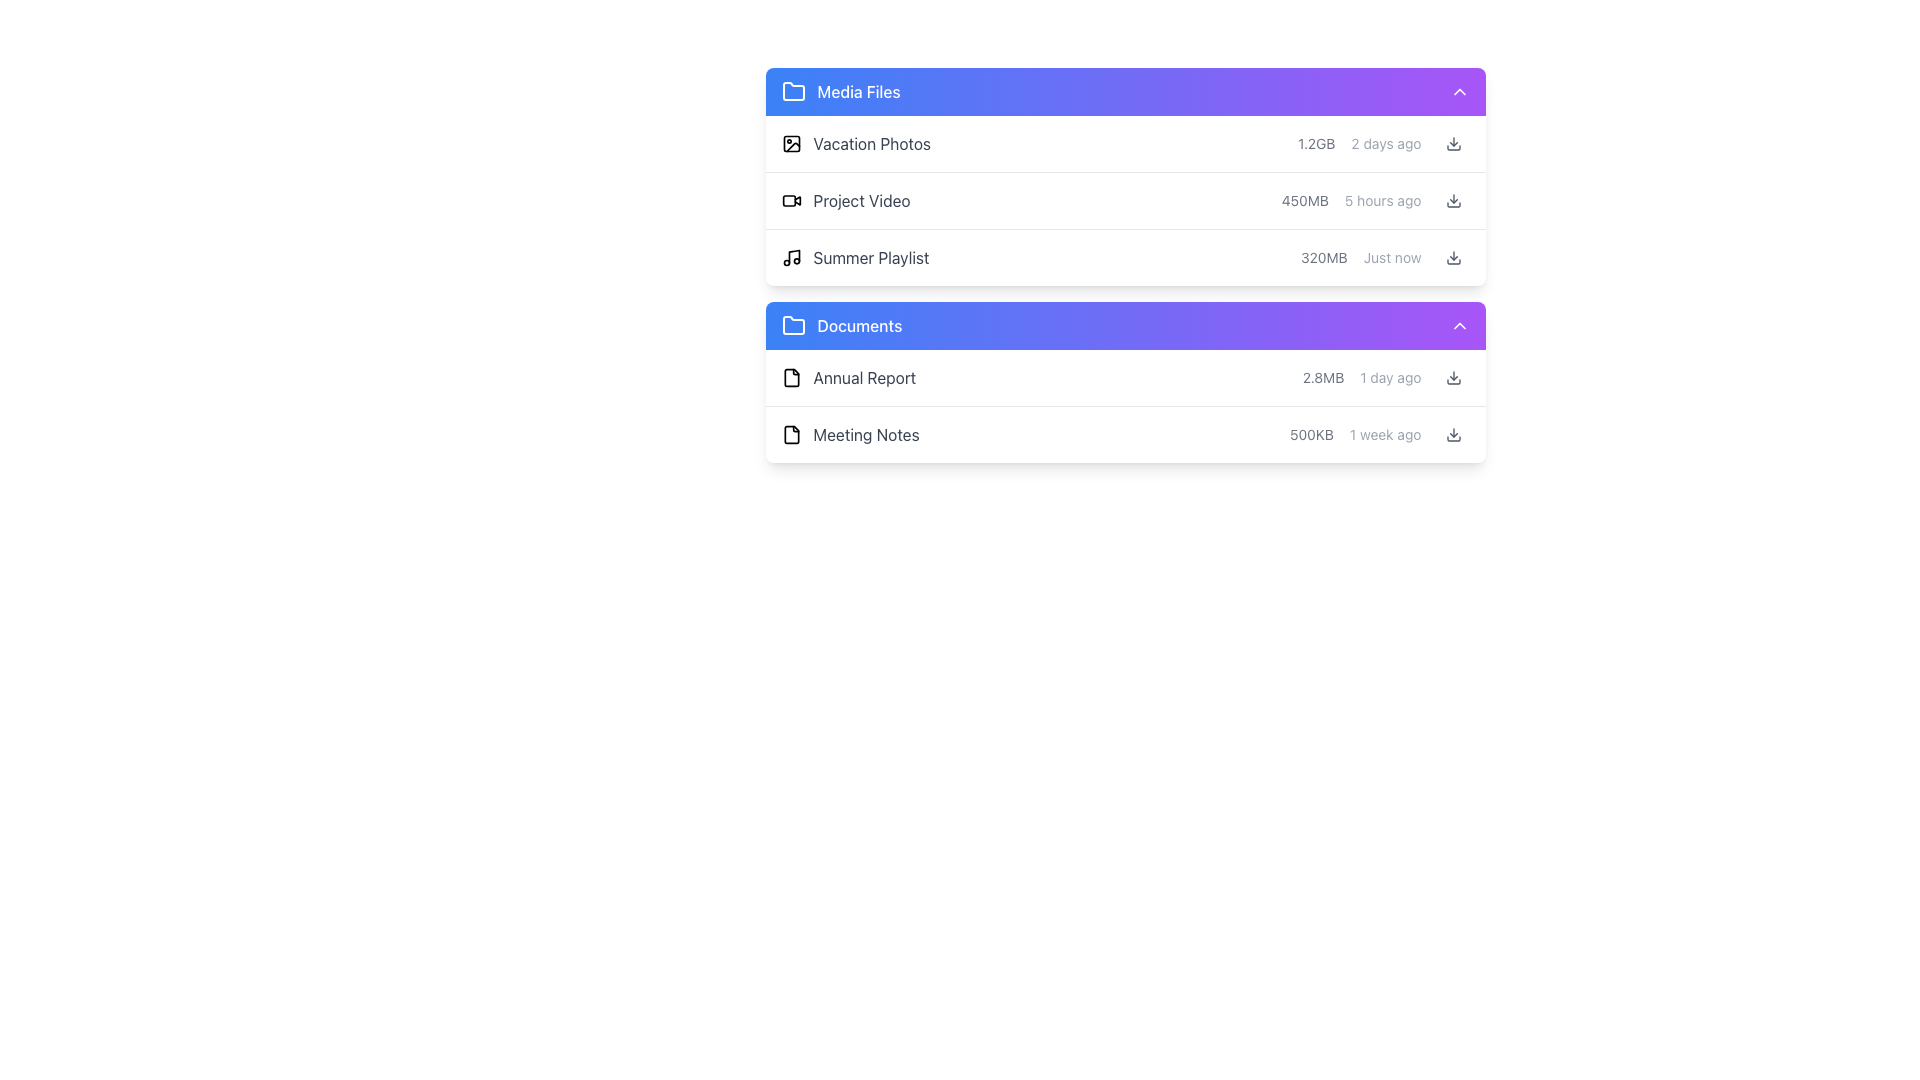 The height and width of the screenshot is (1080, 1920). What do you see at coordinates (1384, 434) in the screenshot?
I see `the text label displaying '1 week ago', which is a small gray font text positioned to the right of '500KB' in the Documents section` at bounding box center [1384, 434].